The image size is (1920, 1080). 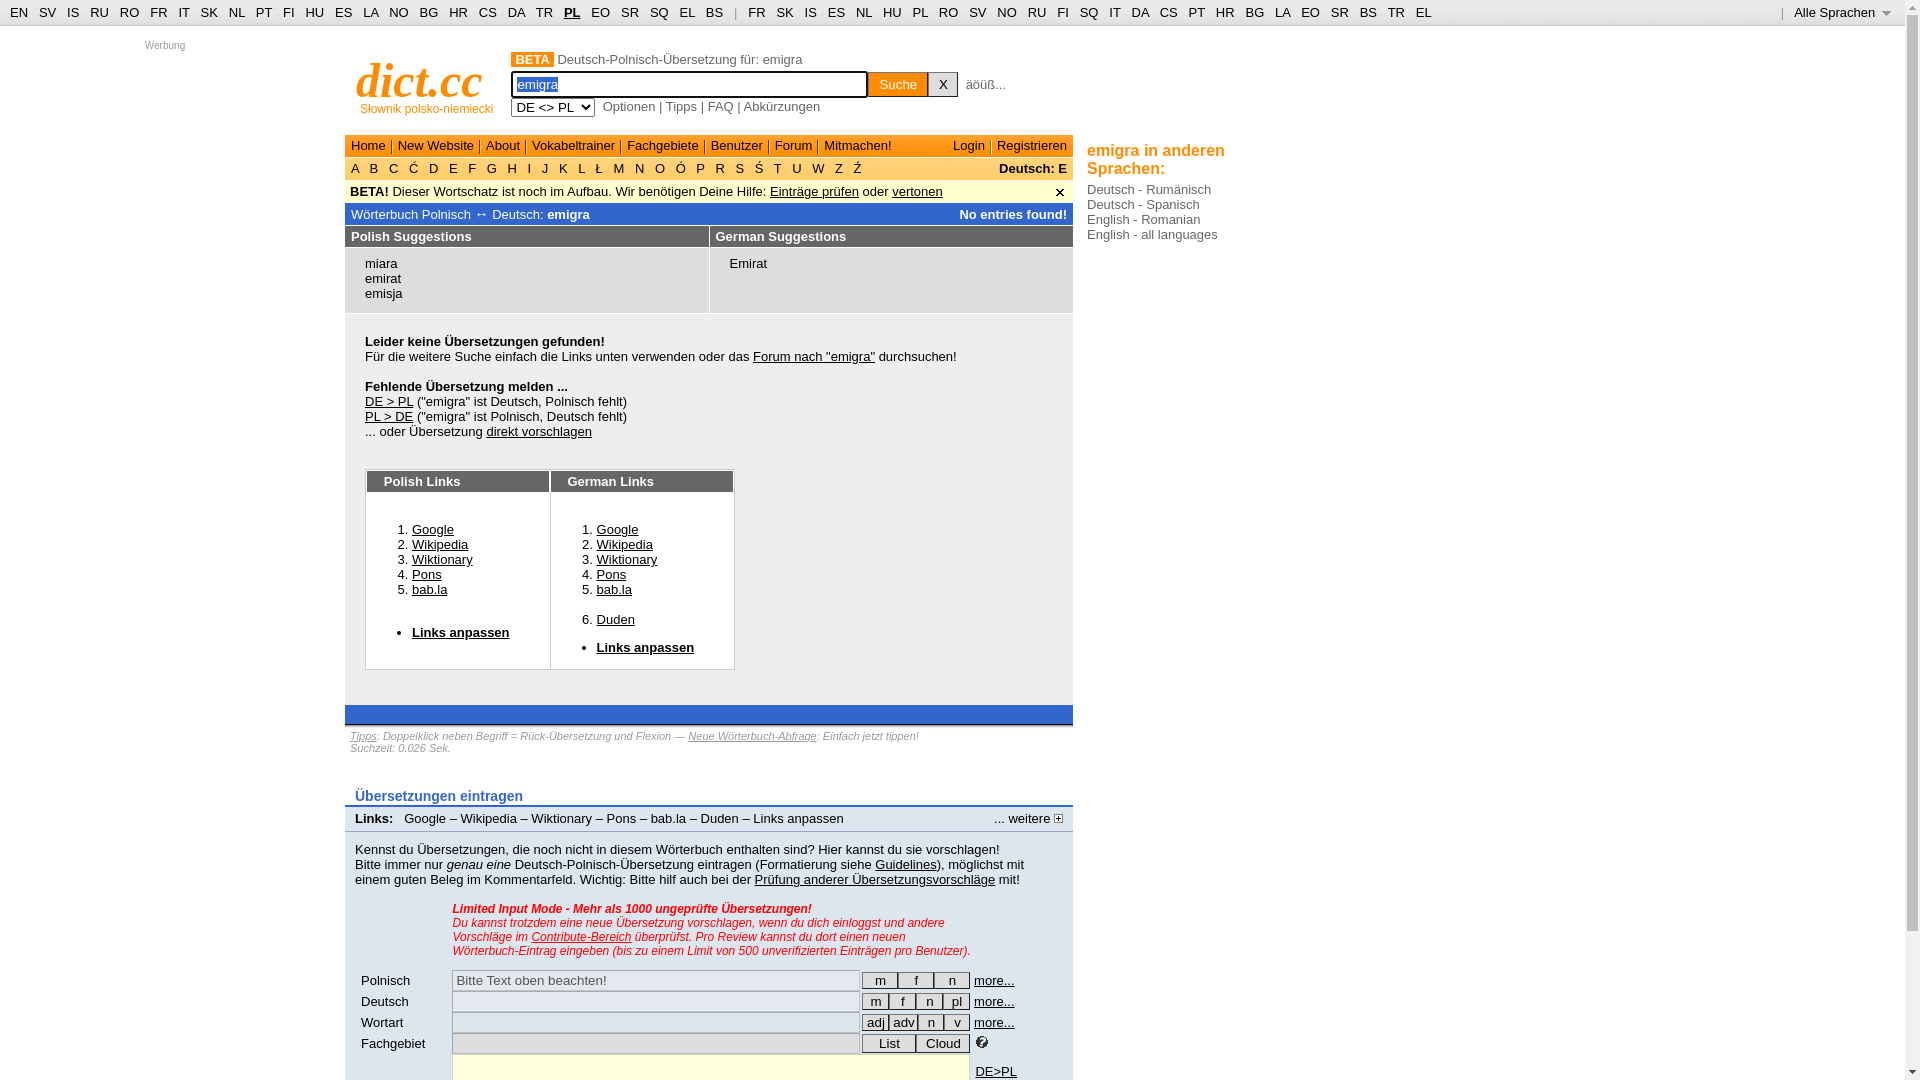 What do you see at coordinates (955, 1001) in the screenshot?
I see `'die - Mehrzahl (Plural)'` at bounding box center [955, 1001].